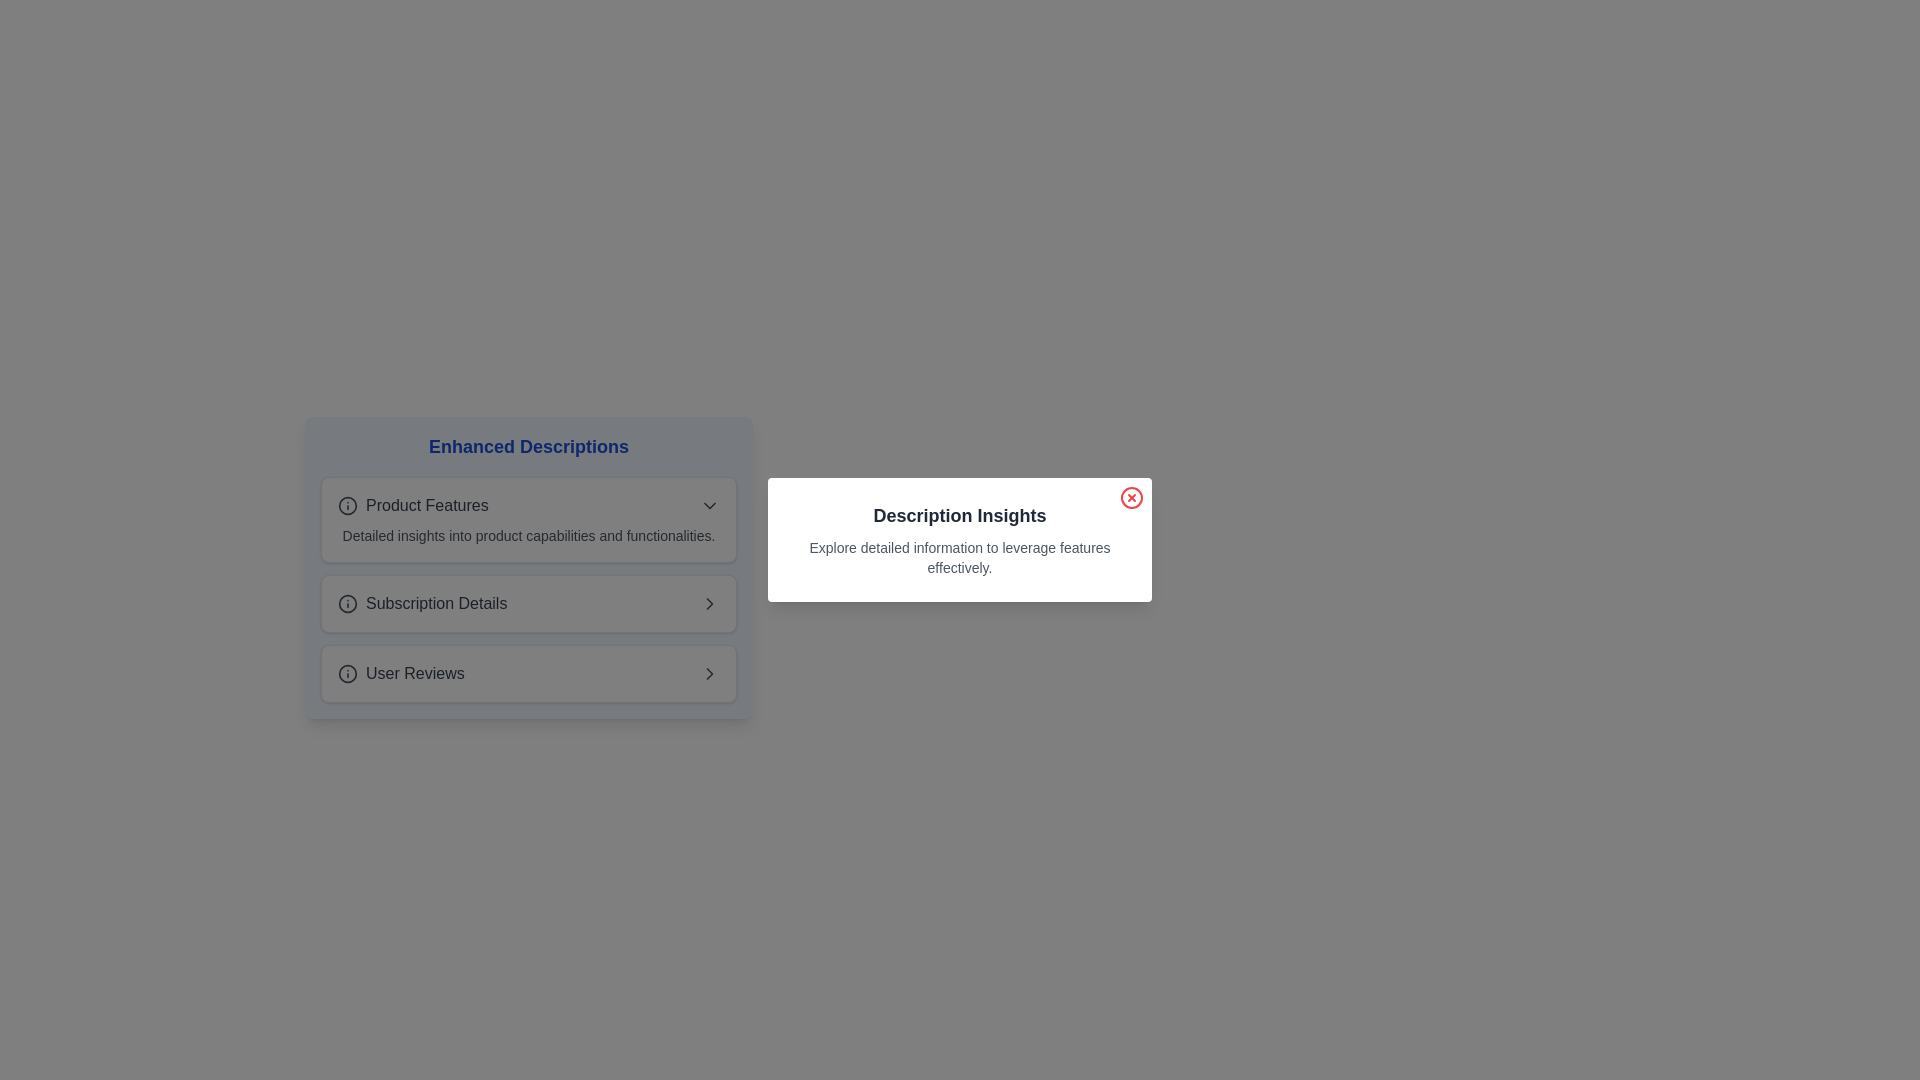  What do you see at coordinates (347, 504) in the screenshot?
I see `the circular graphic located to the left of the 'Product Features' label in the 'Enhanced Descriptions' section, which serves as a non-interactive visual indicator` at bounding box center [347, 504].